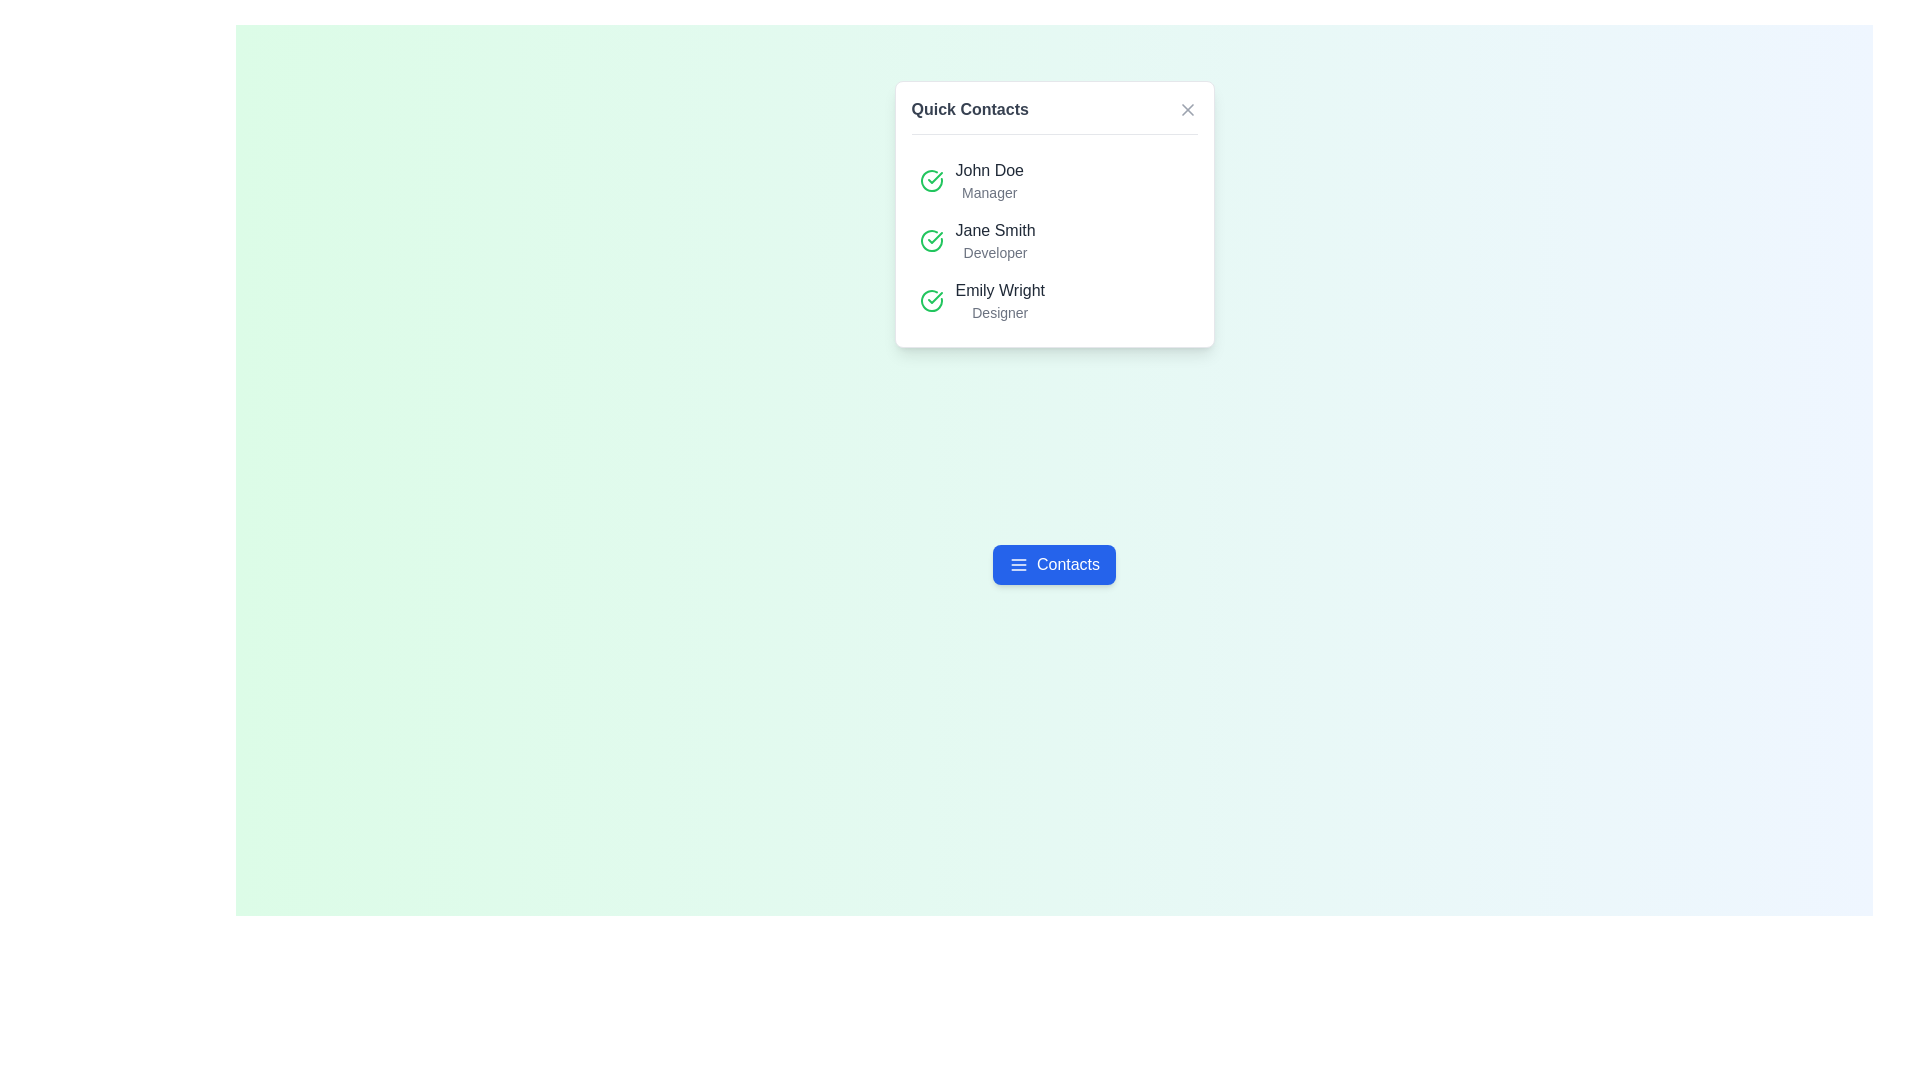  Describe the element at coordinates (930, 300) in the screenshot. I see `the circular green icon with a checkmark next to 'Emily Wright Designer'` at that location.